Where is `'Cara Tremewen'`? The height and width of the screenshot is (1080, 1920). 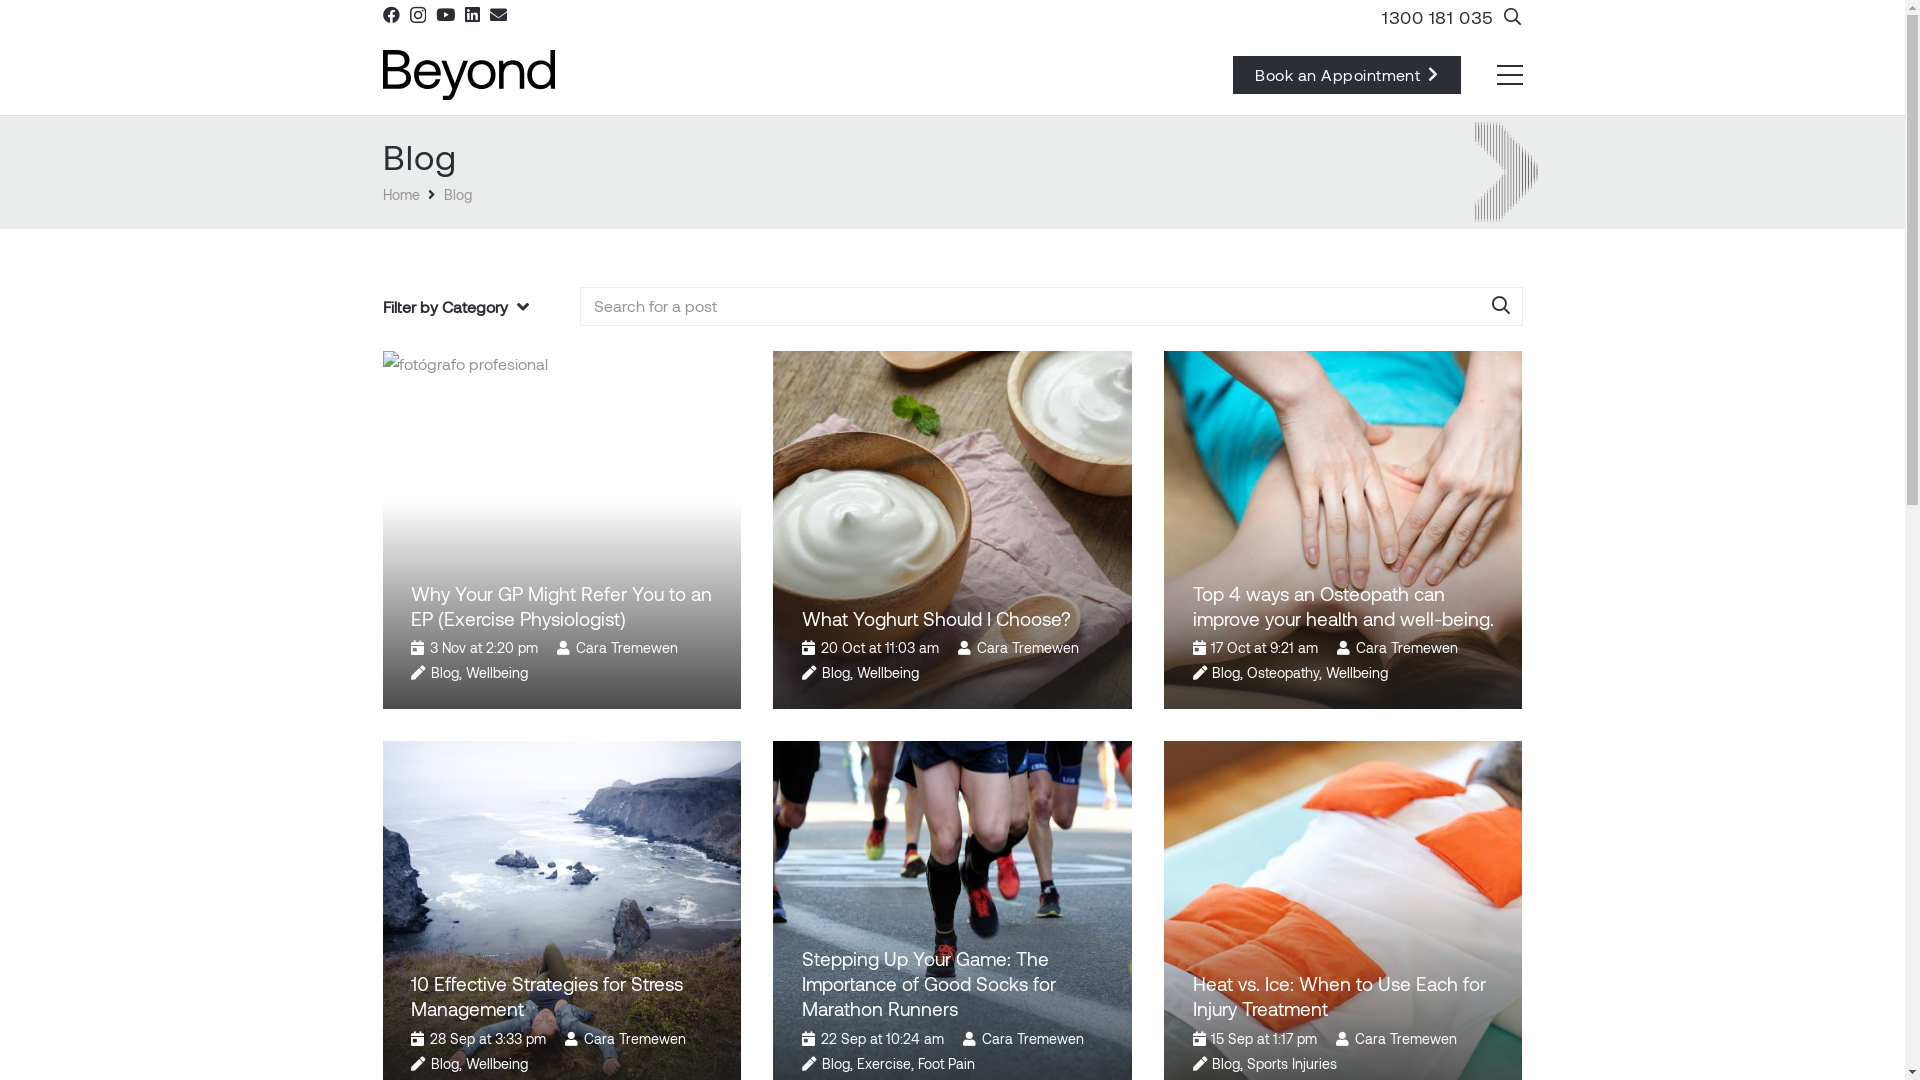 'Cara Tremewen' is located at coordinates (1405, 647).